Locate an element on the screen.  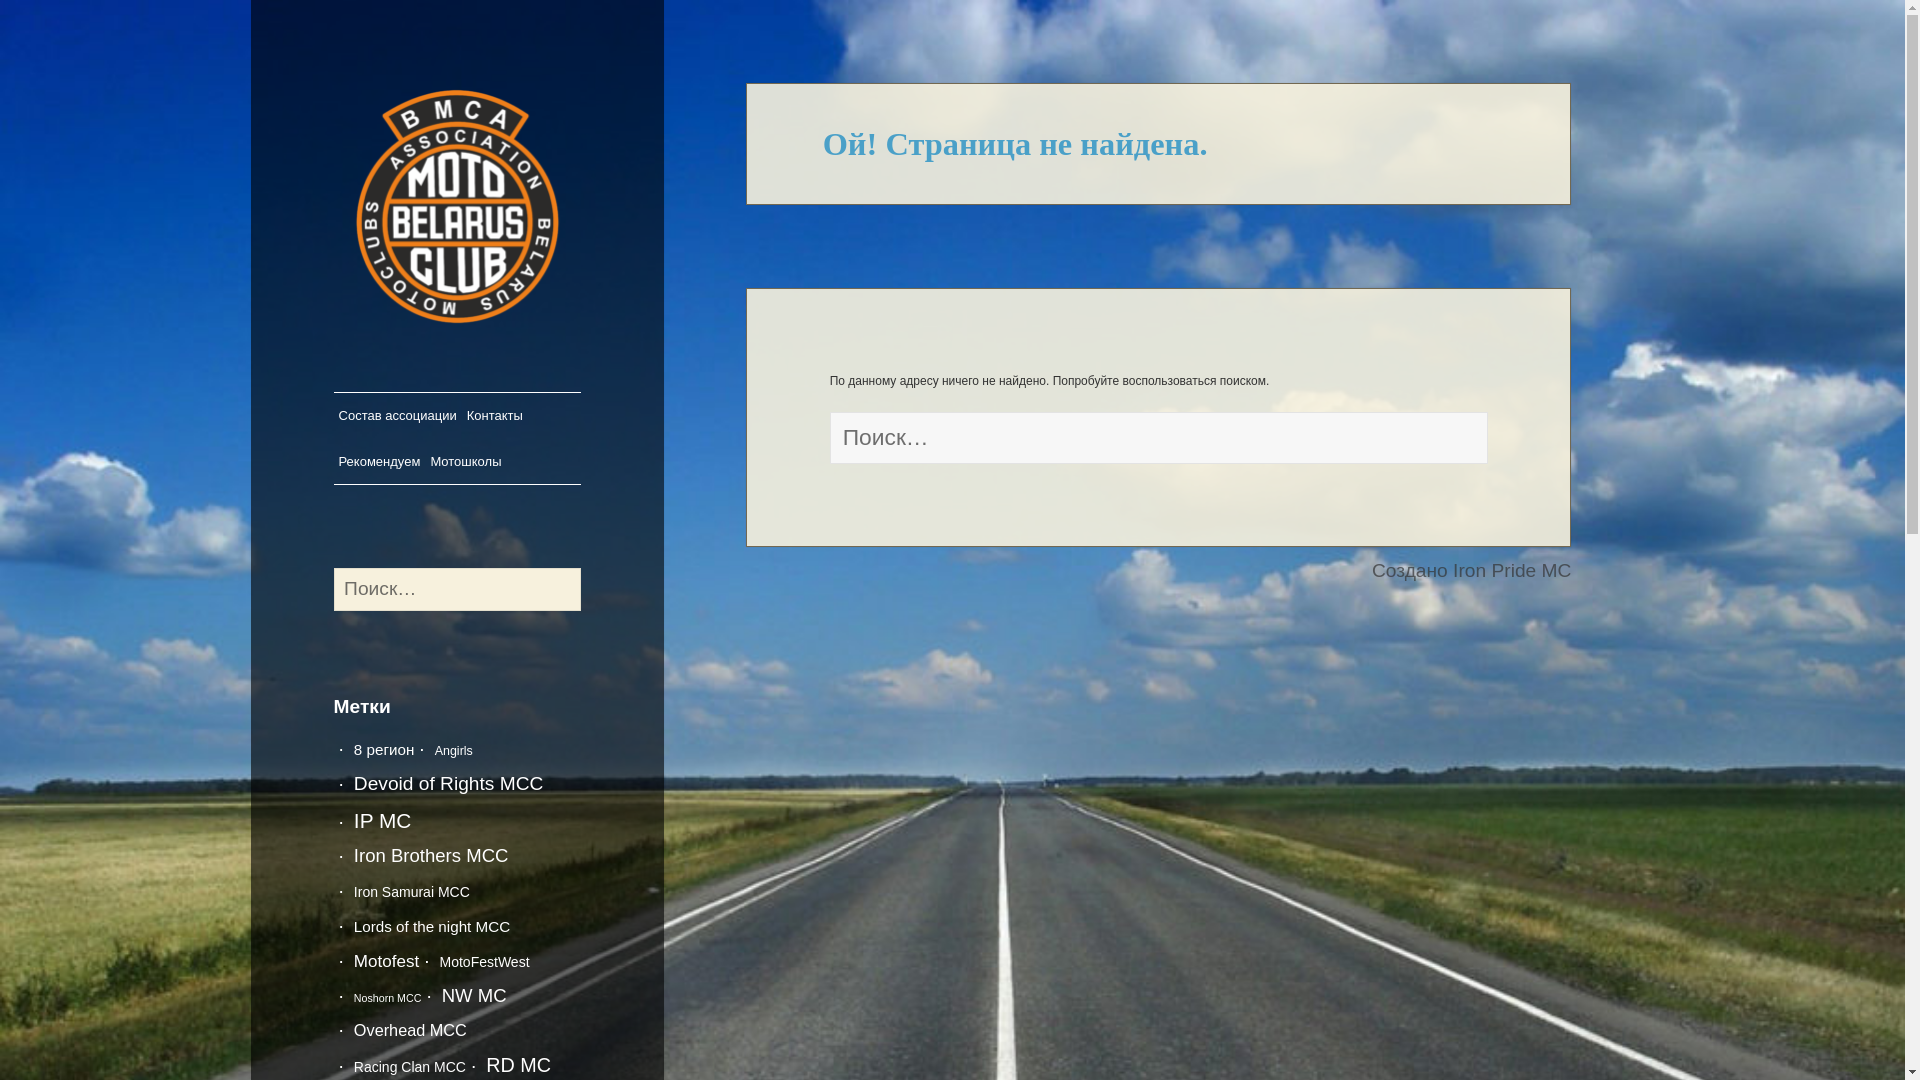
'Angirls' is located at coordinates (453, 751).